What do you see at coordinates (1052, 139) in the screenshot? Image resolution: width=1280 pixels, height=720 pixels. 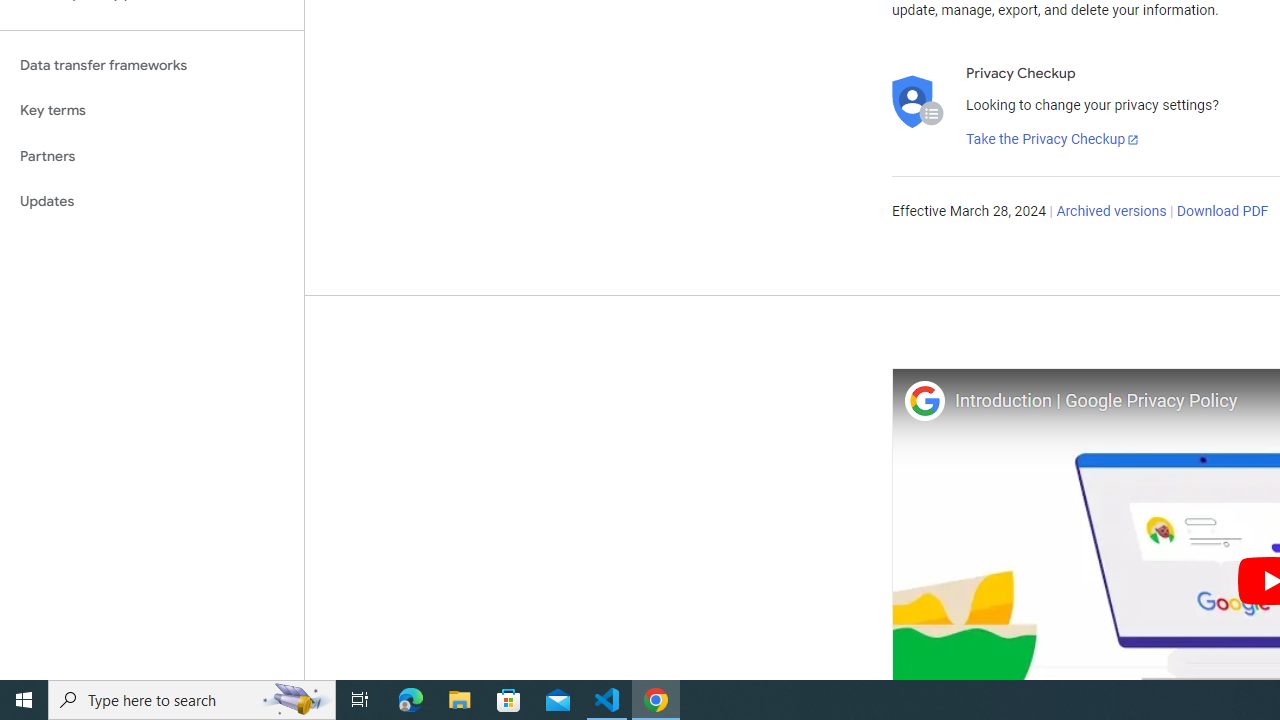 I see `'Take the Privacy Checkup'` at bounding box center [1052, 139].